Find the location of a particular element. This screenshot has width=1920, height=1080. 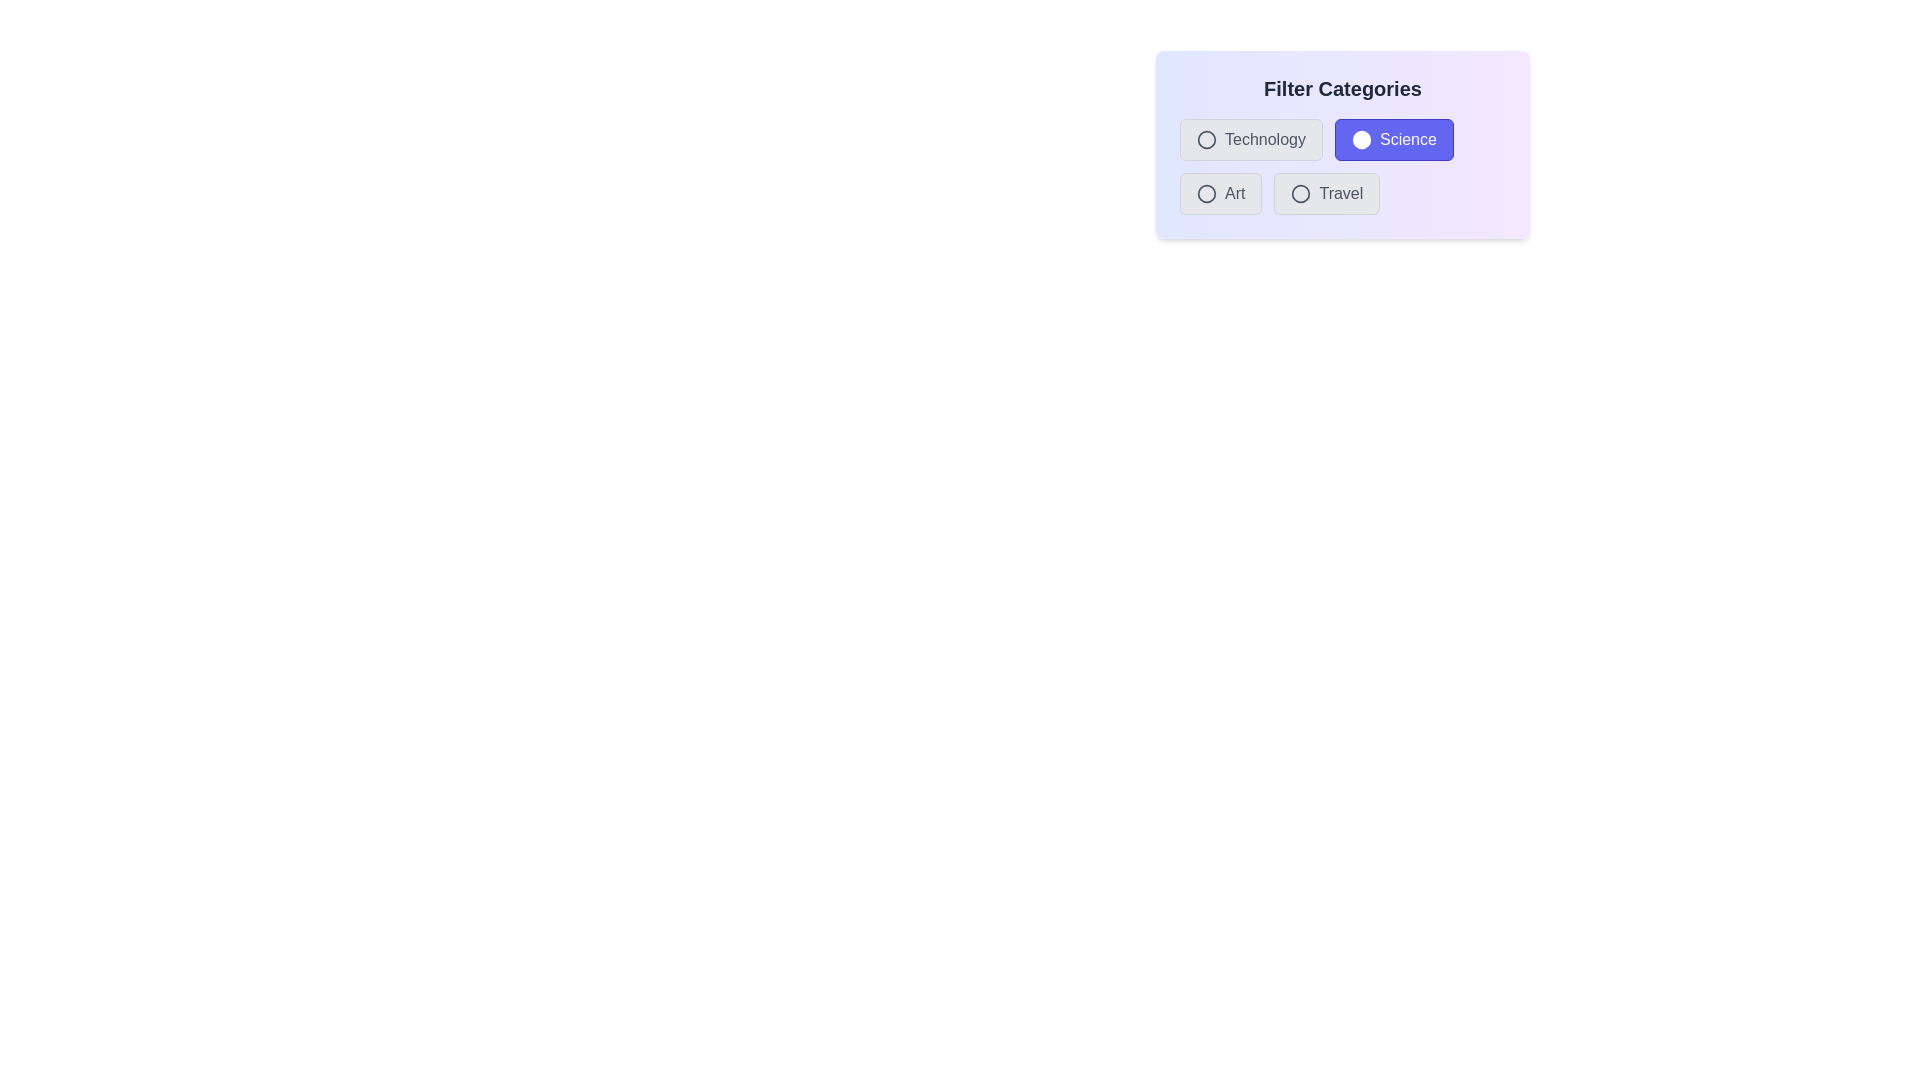

the Science button to observe the hover effect is located at coordinates (1393, 138).